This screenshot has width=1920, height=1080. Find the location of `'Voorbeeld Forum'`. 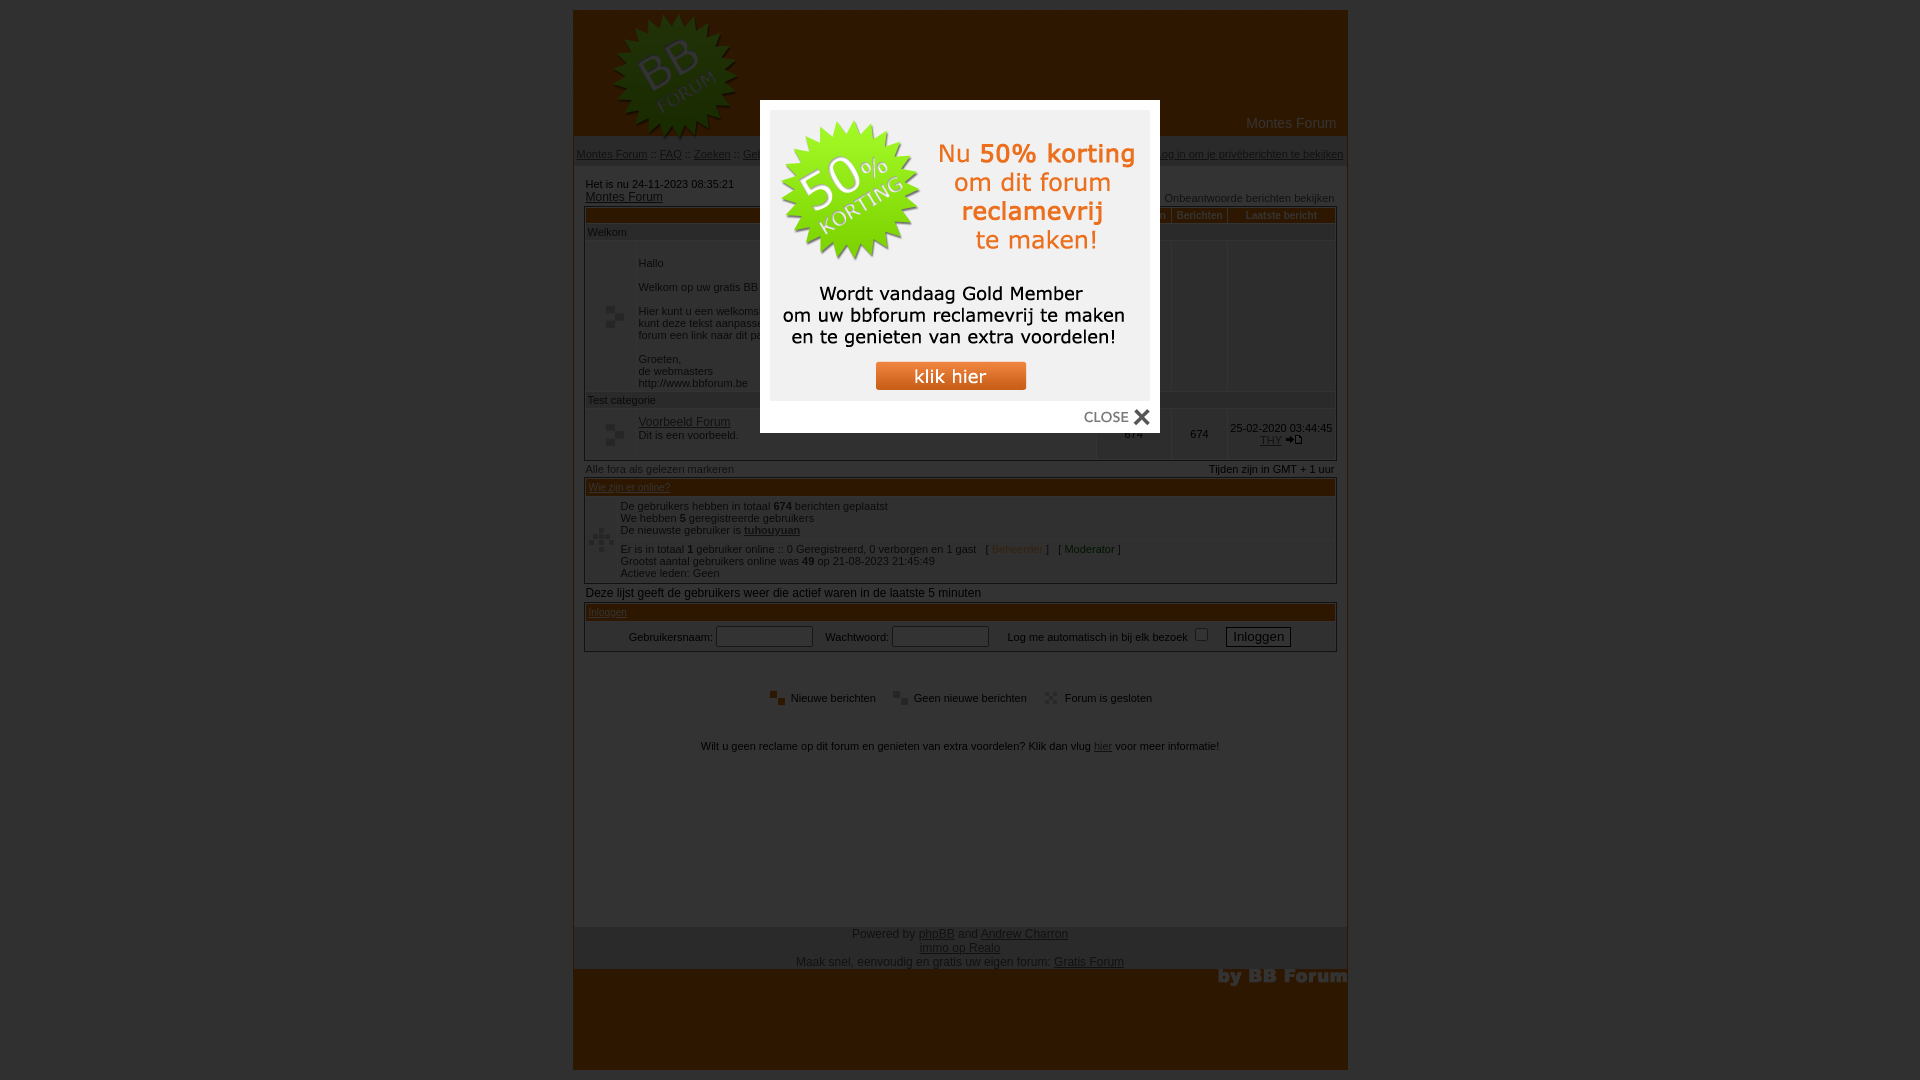

'Voorbeeld Forum' is located at coordinates (683, 420).